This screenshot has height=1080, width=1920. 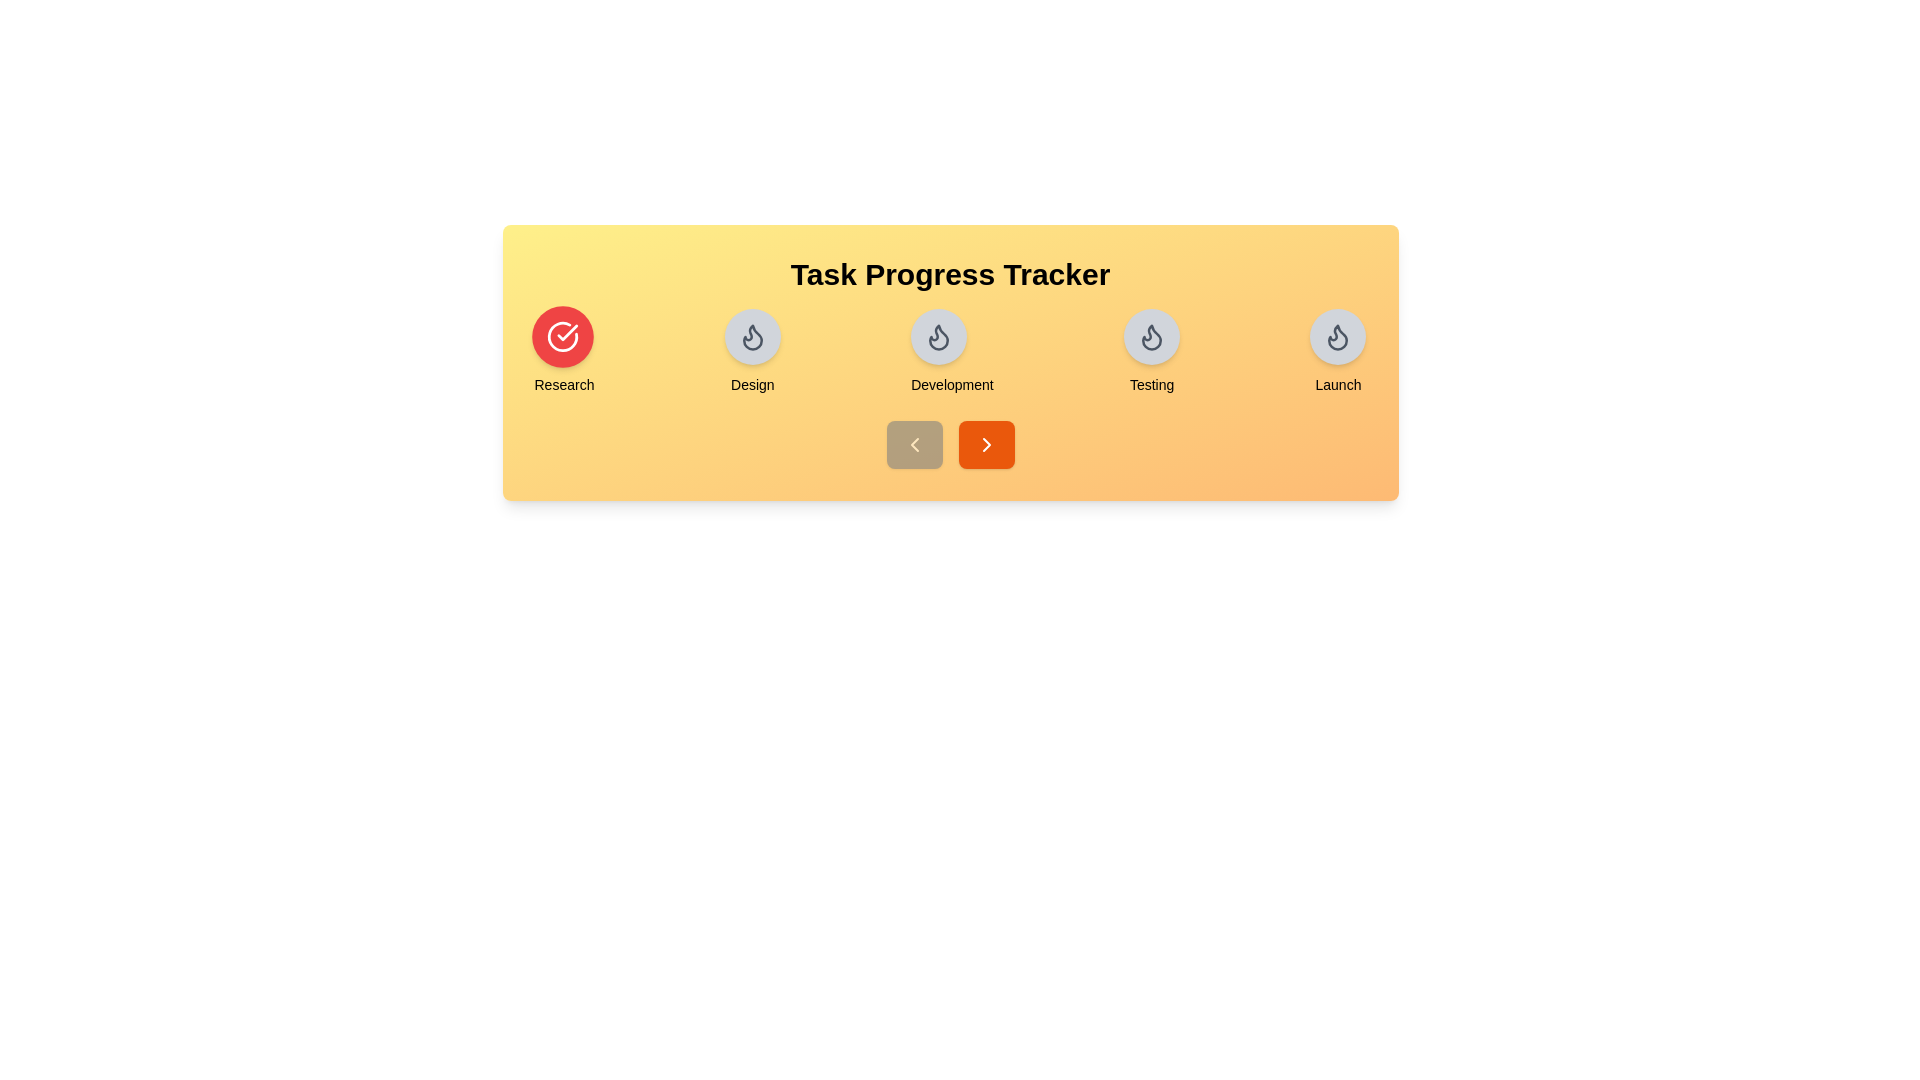 What do you see at coordinates (1152, 335) in the screenshot?
I see `the third circular button representing 'Testing' in the task progress tracker` at bounding box center [1152, 335].